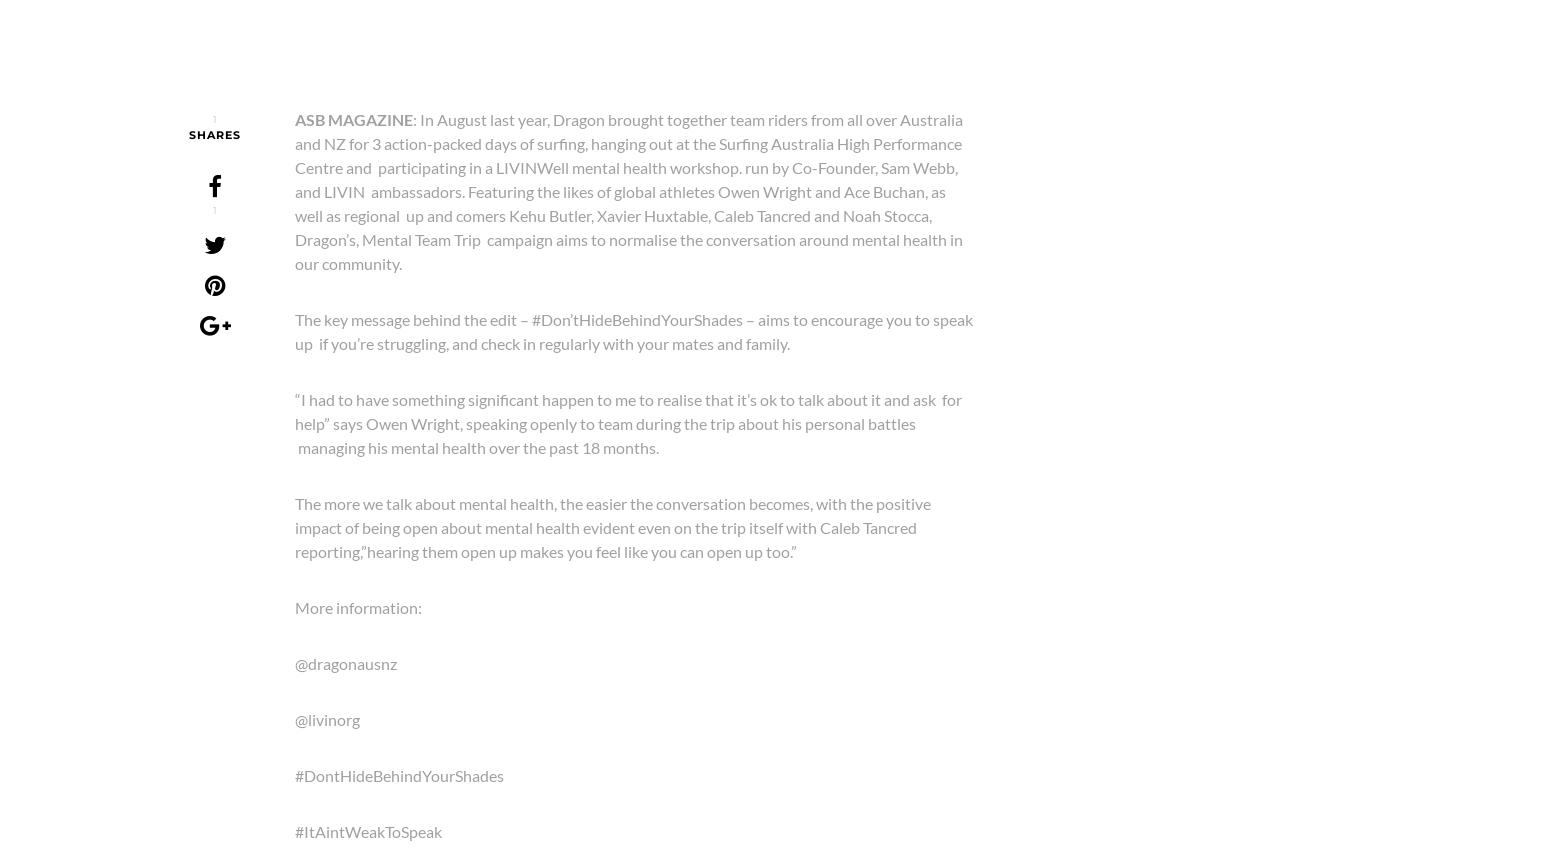 The height and width of the screenshot is (853, 1550). I want to click on 'Shares', so click(213, 133).